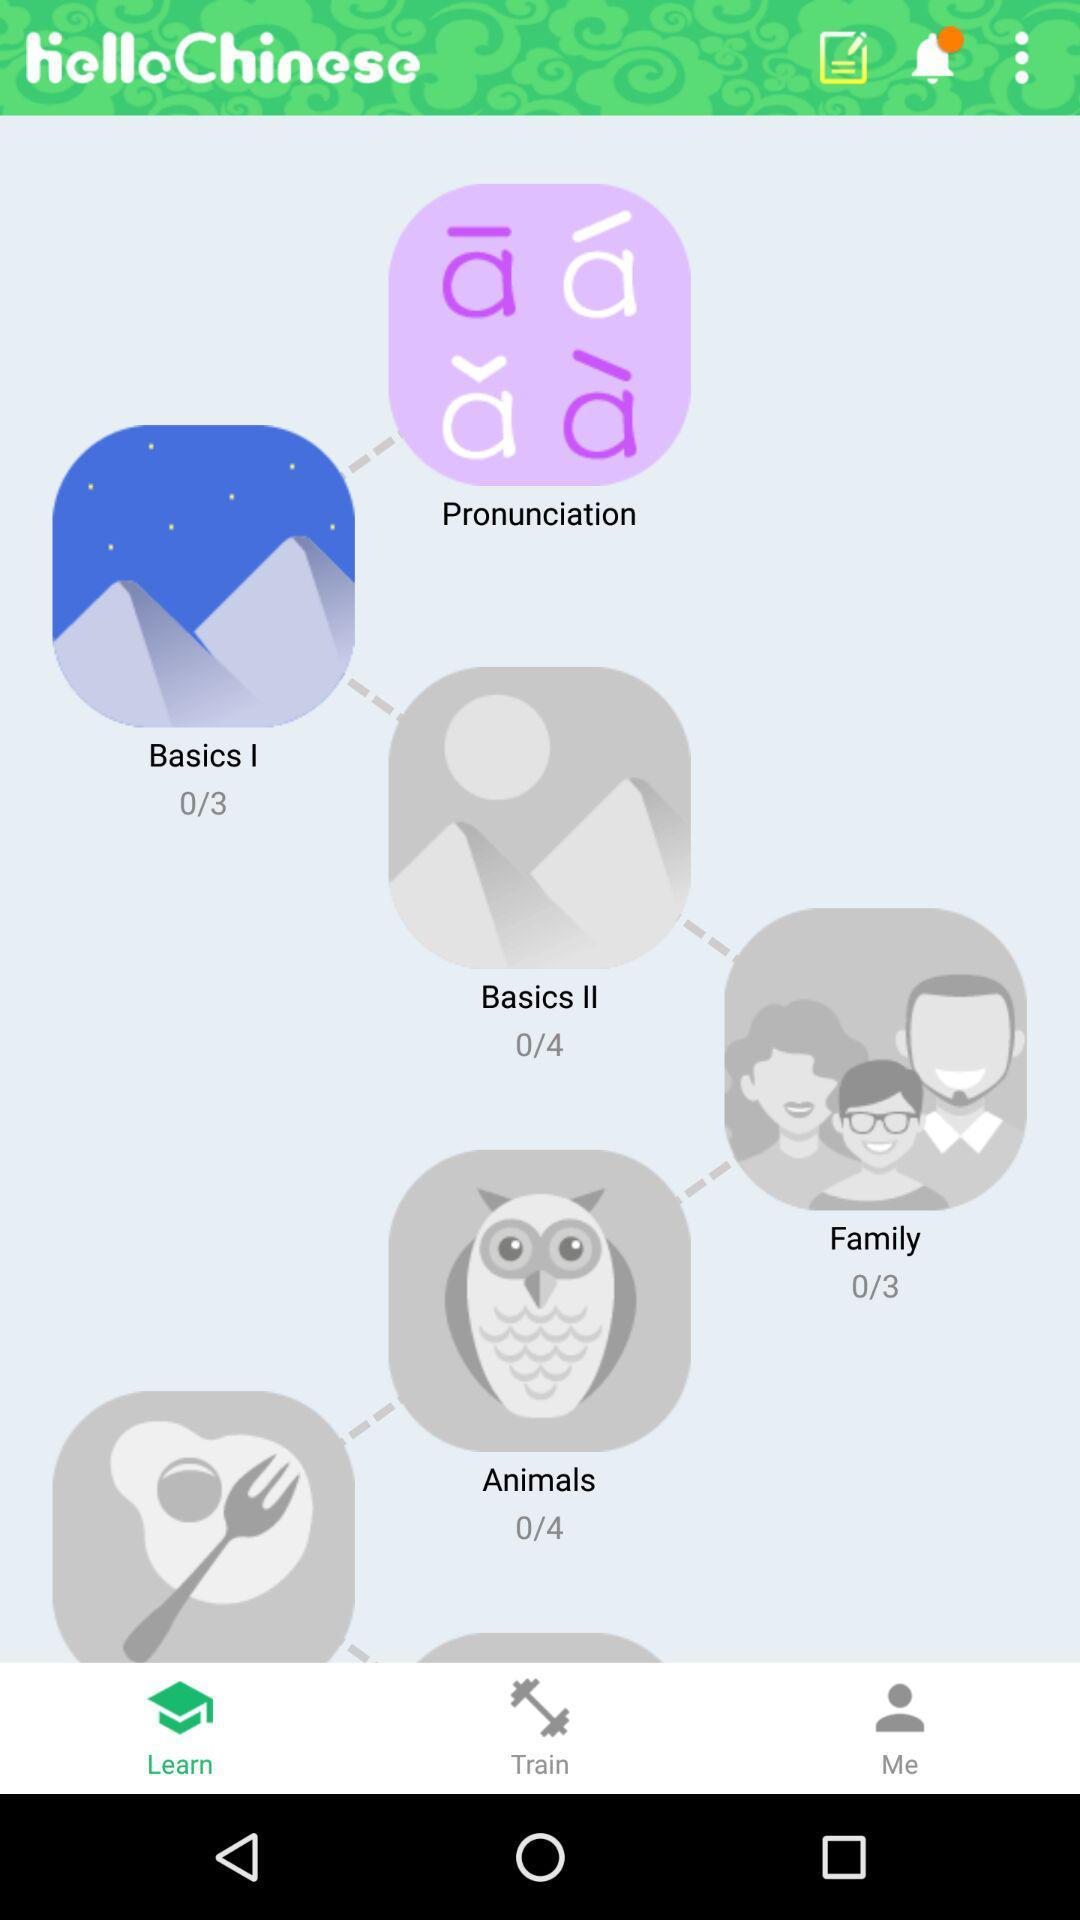 This screenshot has height=1920, width=1080. What do you see at coordinates (1021, 57) in the screenshot?
I see `options menu` at bounding box center [1021, 57].